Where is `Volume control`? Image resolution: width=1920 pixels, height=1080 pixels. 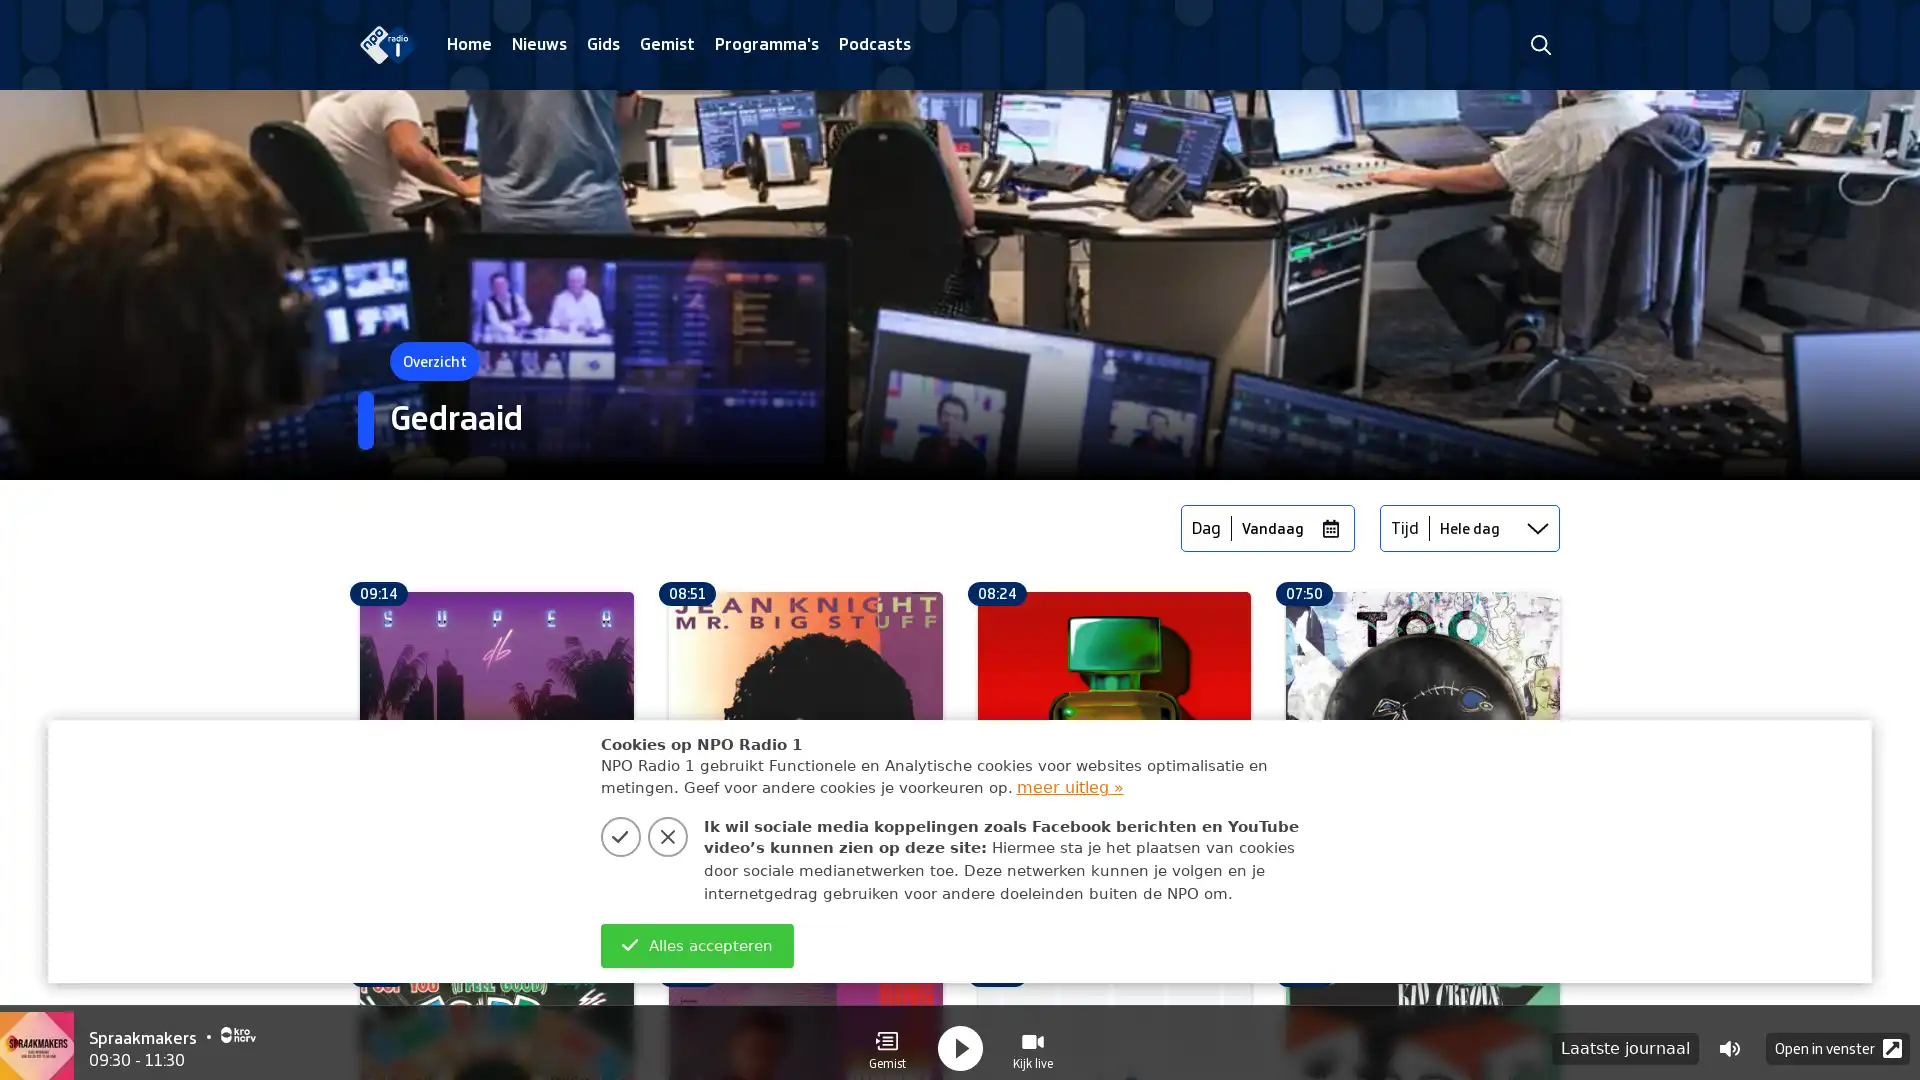 Volume control is located at coordinates (1728, 1036).